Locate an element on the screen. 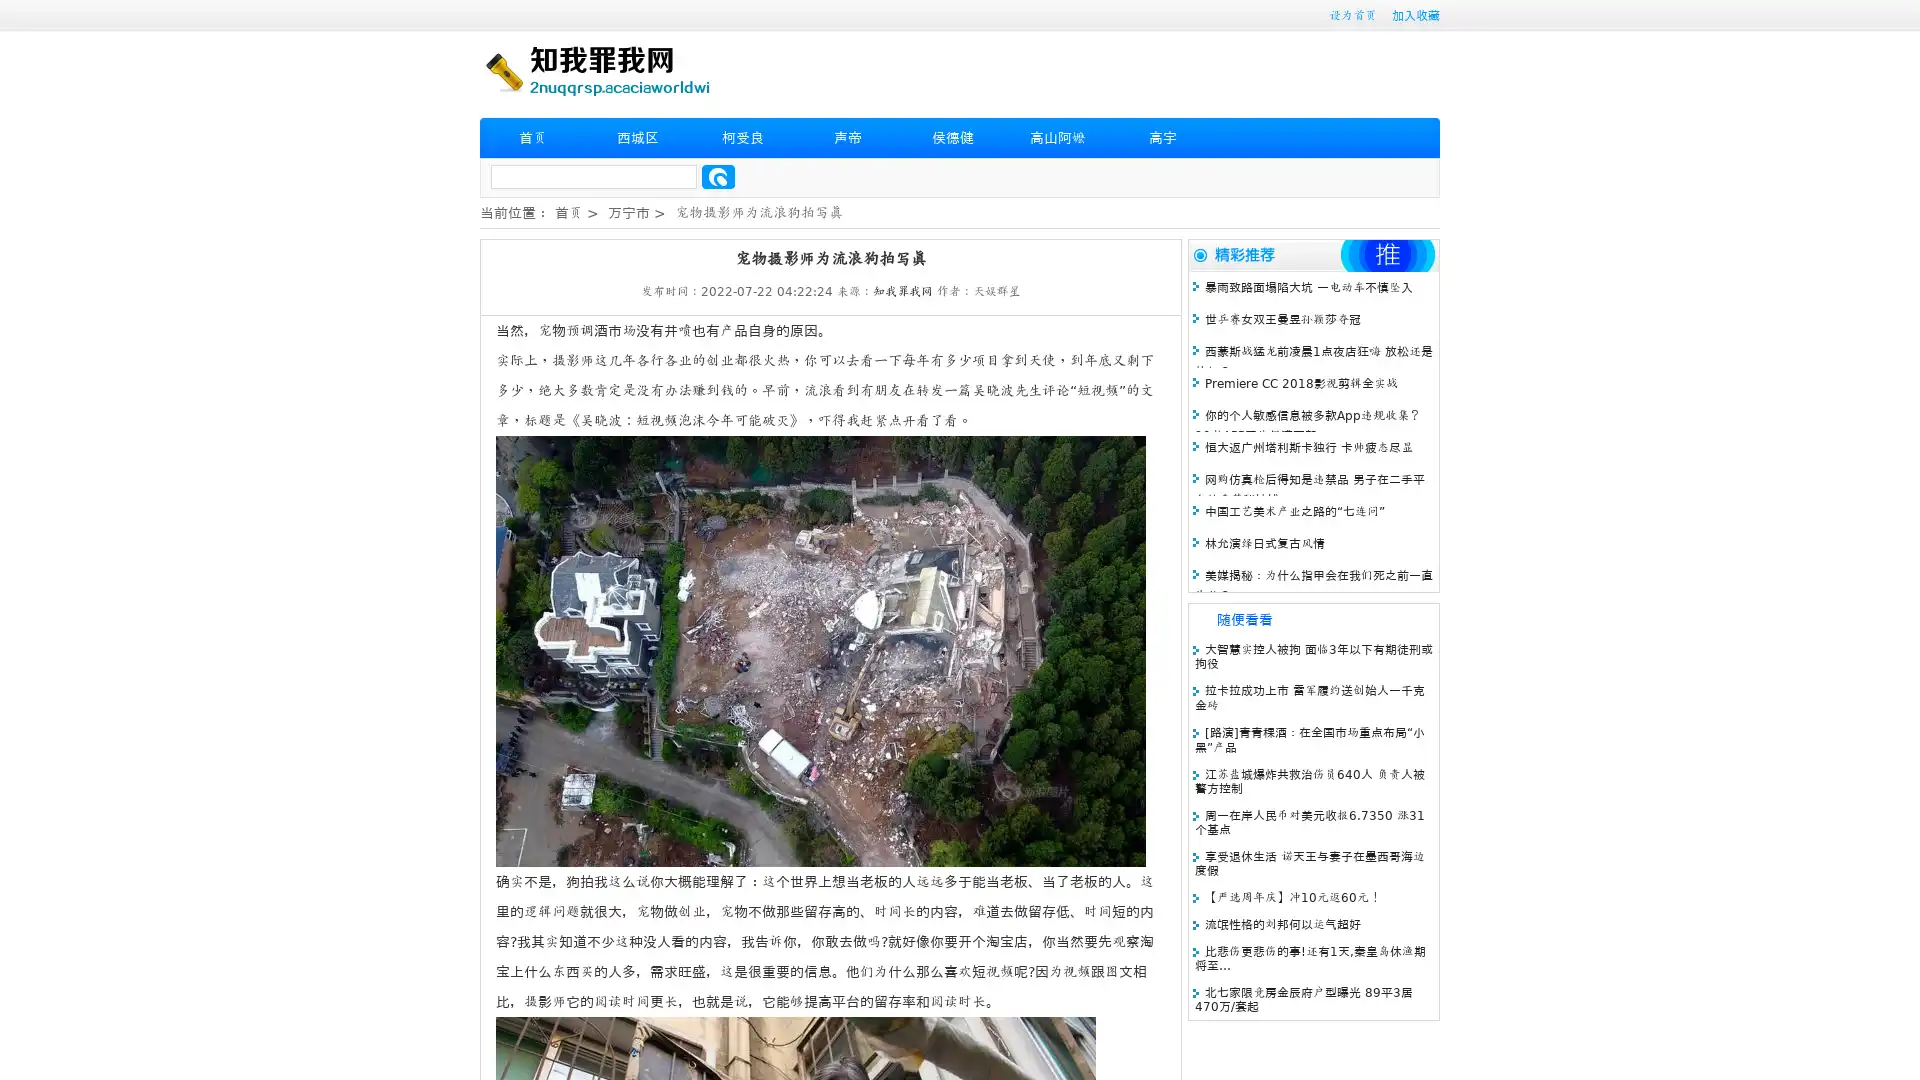  Search is located at coordinates (718, 176).